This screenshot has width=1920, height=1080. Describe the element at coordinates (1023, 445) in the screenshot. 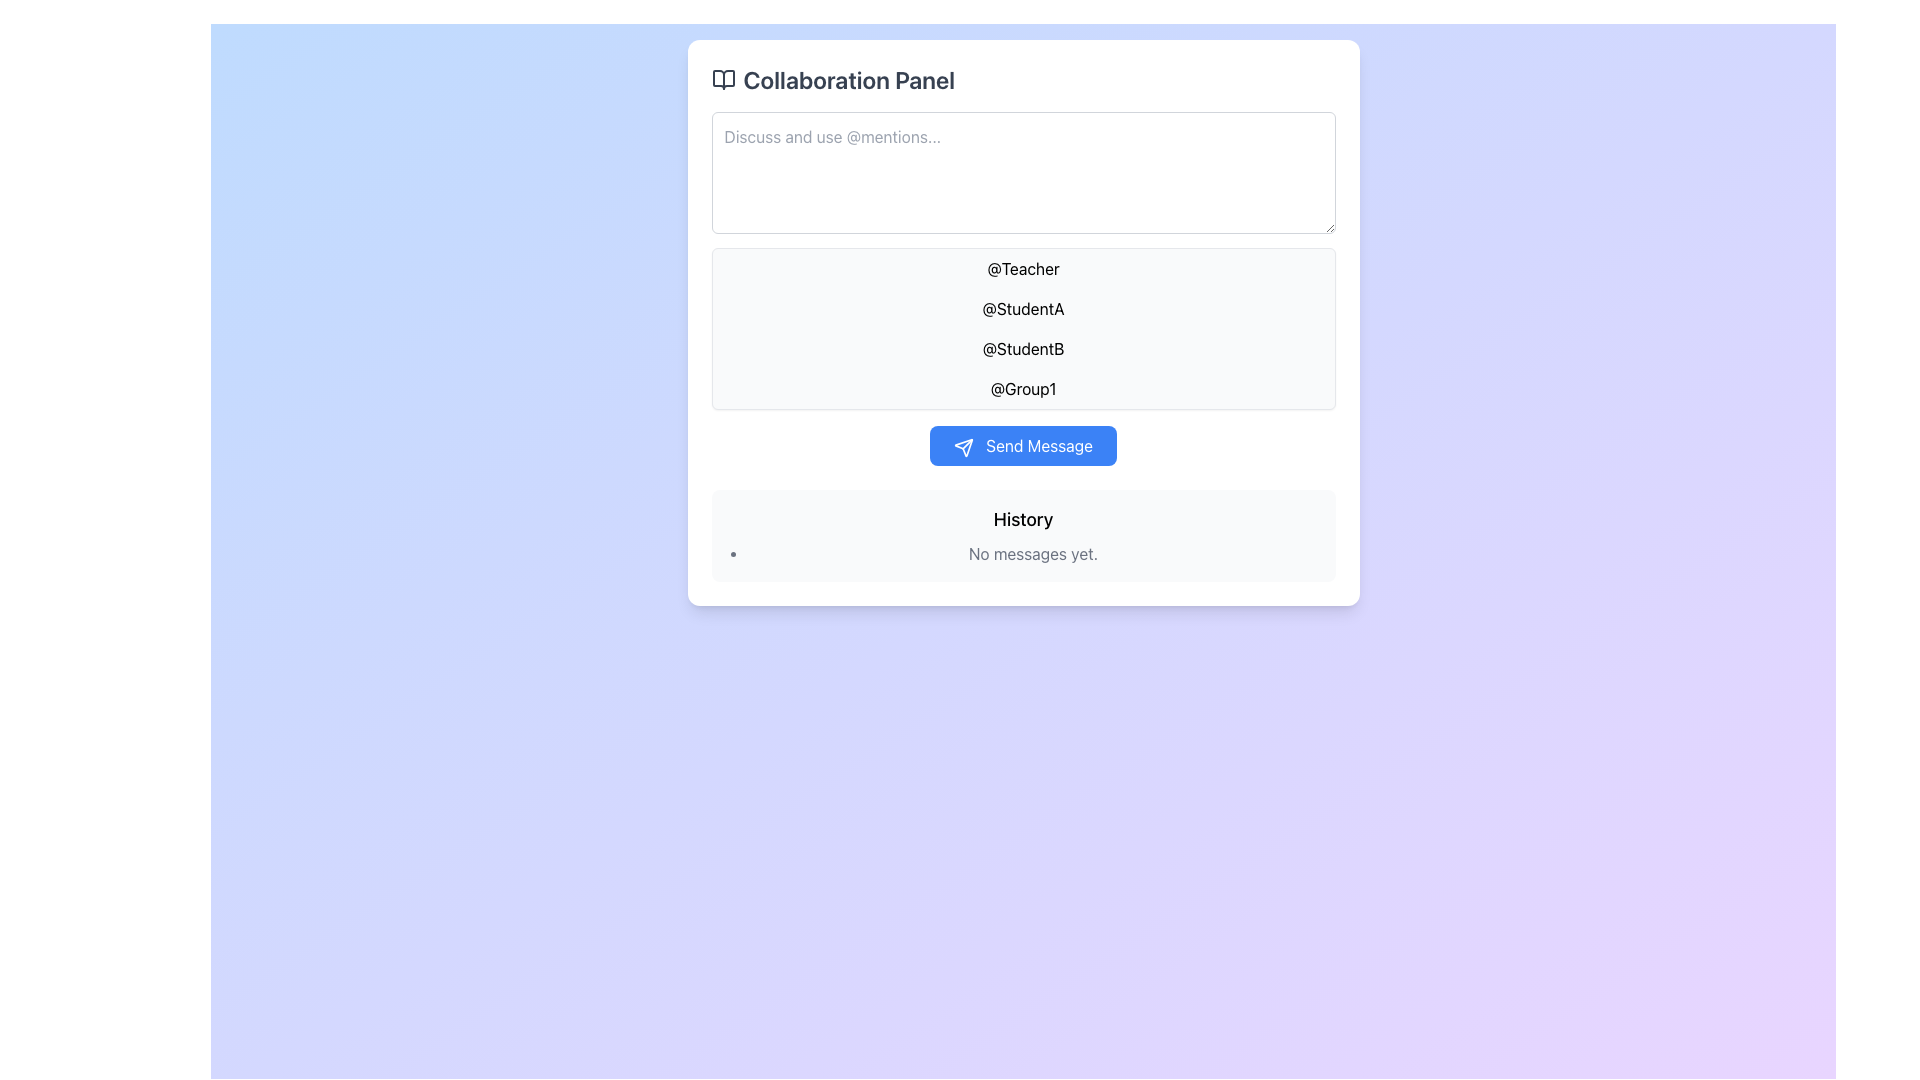

I see `the 'Send Message' button, which has a blue background and white text with a paper airplane icon on the left` at that location.